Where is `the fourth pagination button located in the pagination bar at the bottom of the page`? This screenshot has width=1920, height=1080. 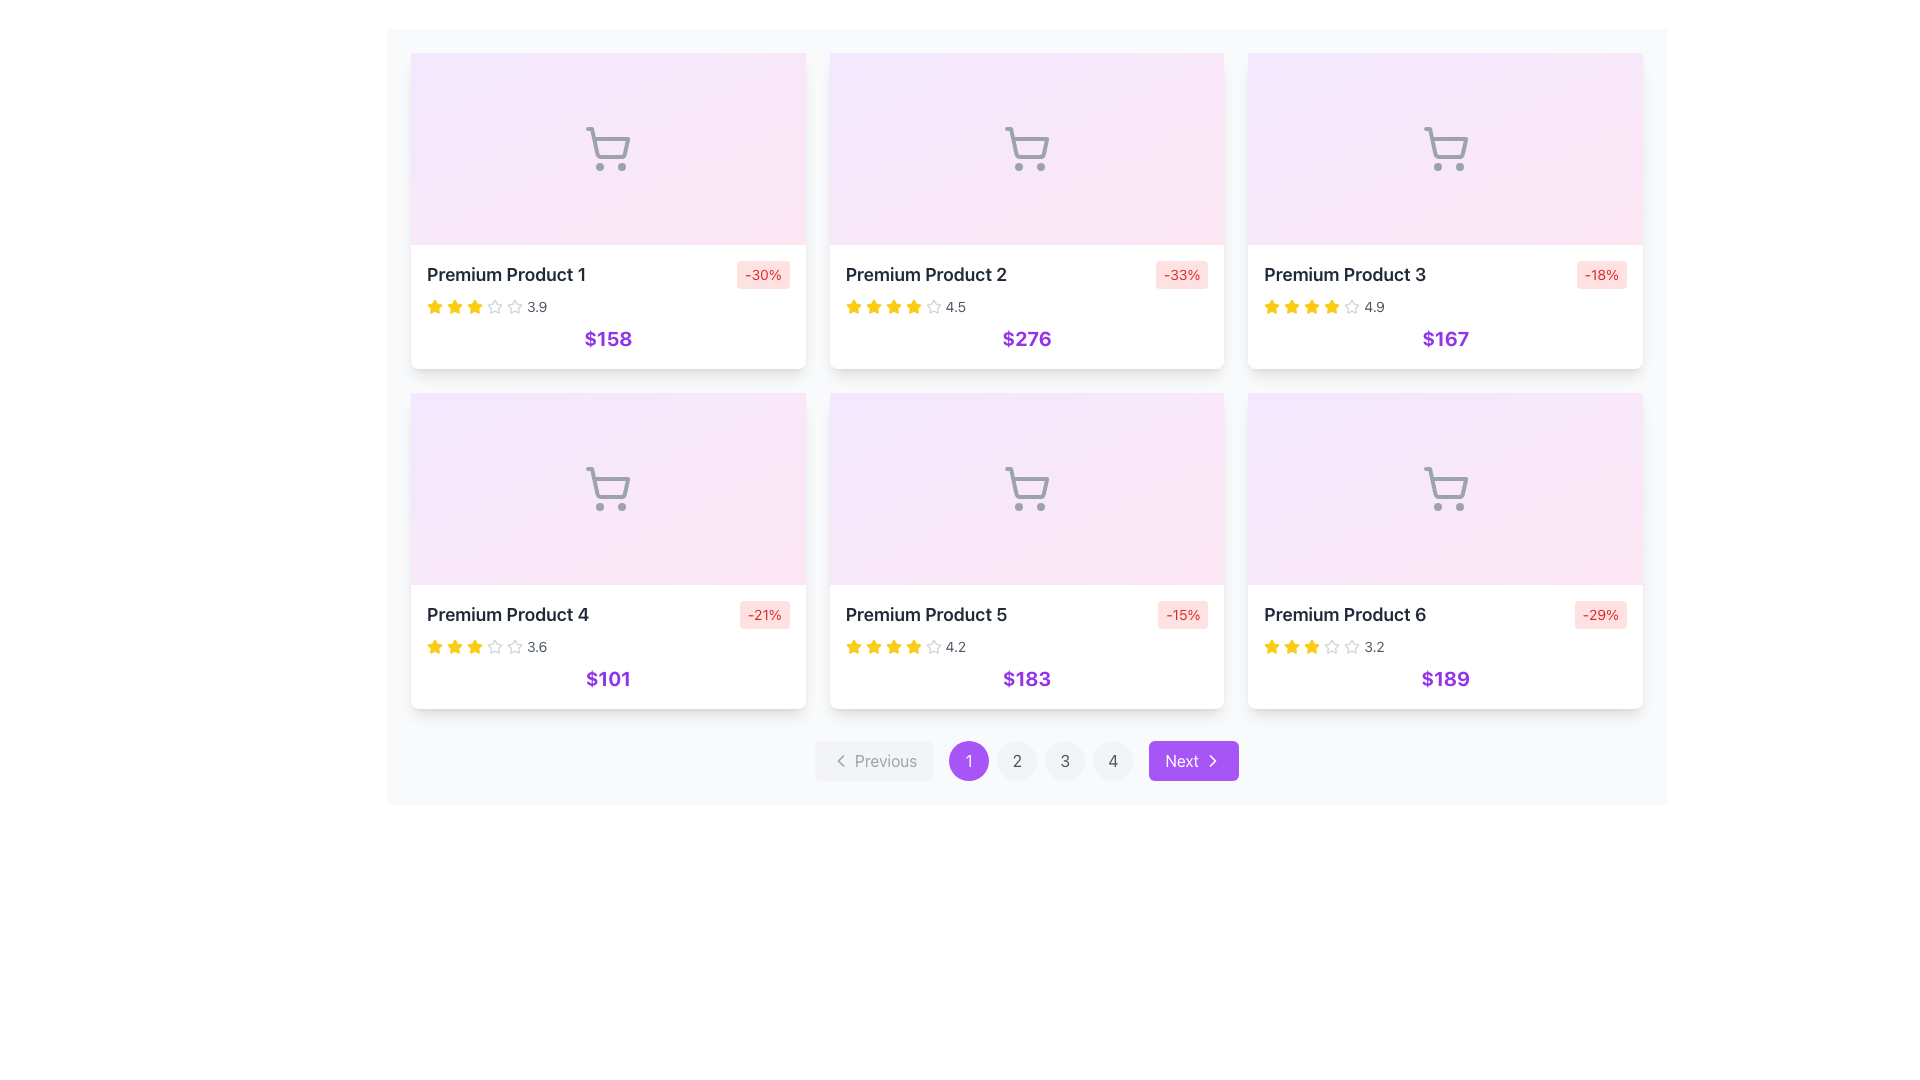
the fourth pagination button located in the pagination bar at the bottom of the page is located at coordinates (1112, 760).